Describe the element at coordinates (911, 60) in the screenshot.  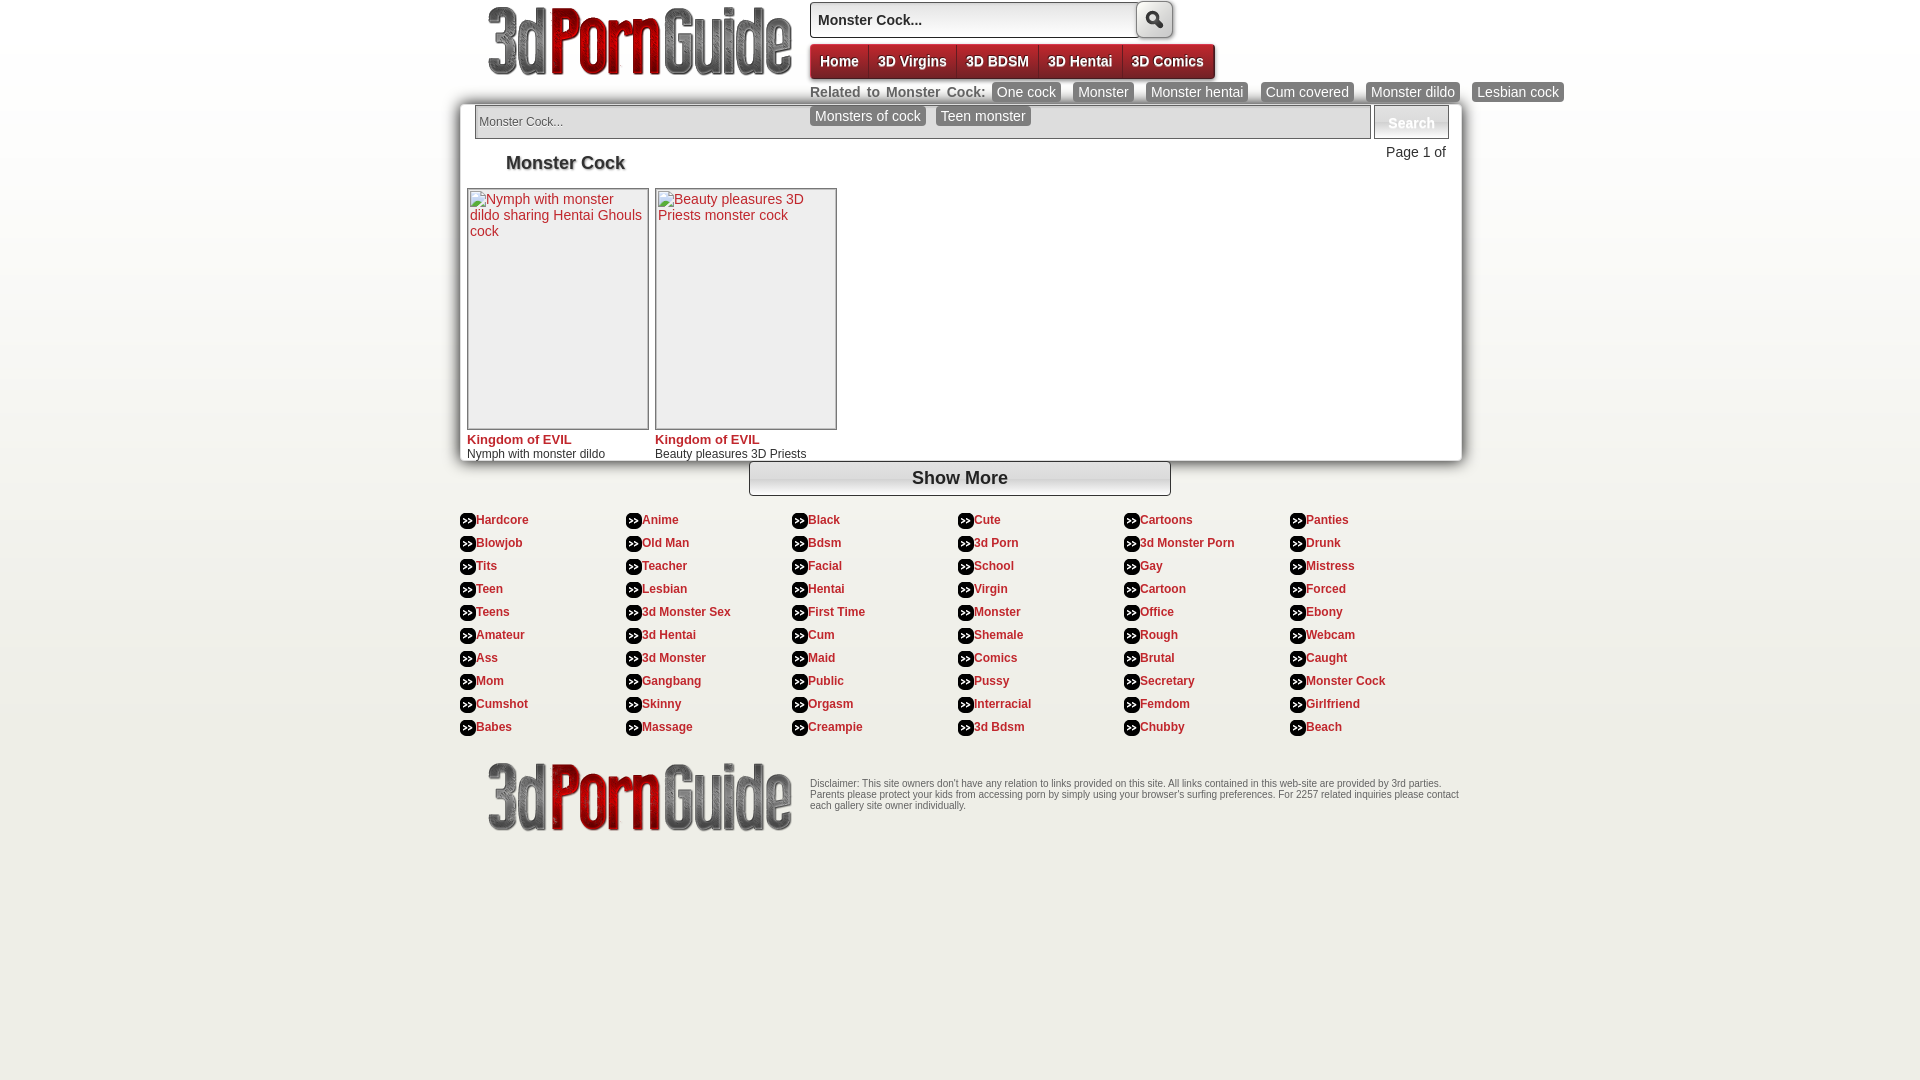
I see `'3D Virgins'` at that location.